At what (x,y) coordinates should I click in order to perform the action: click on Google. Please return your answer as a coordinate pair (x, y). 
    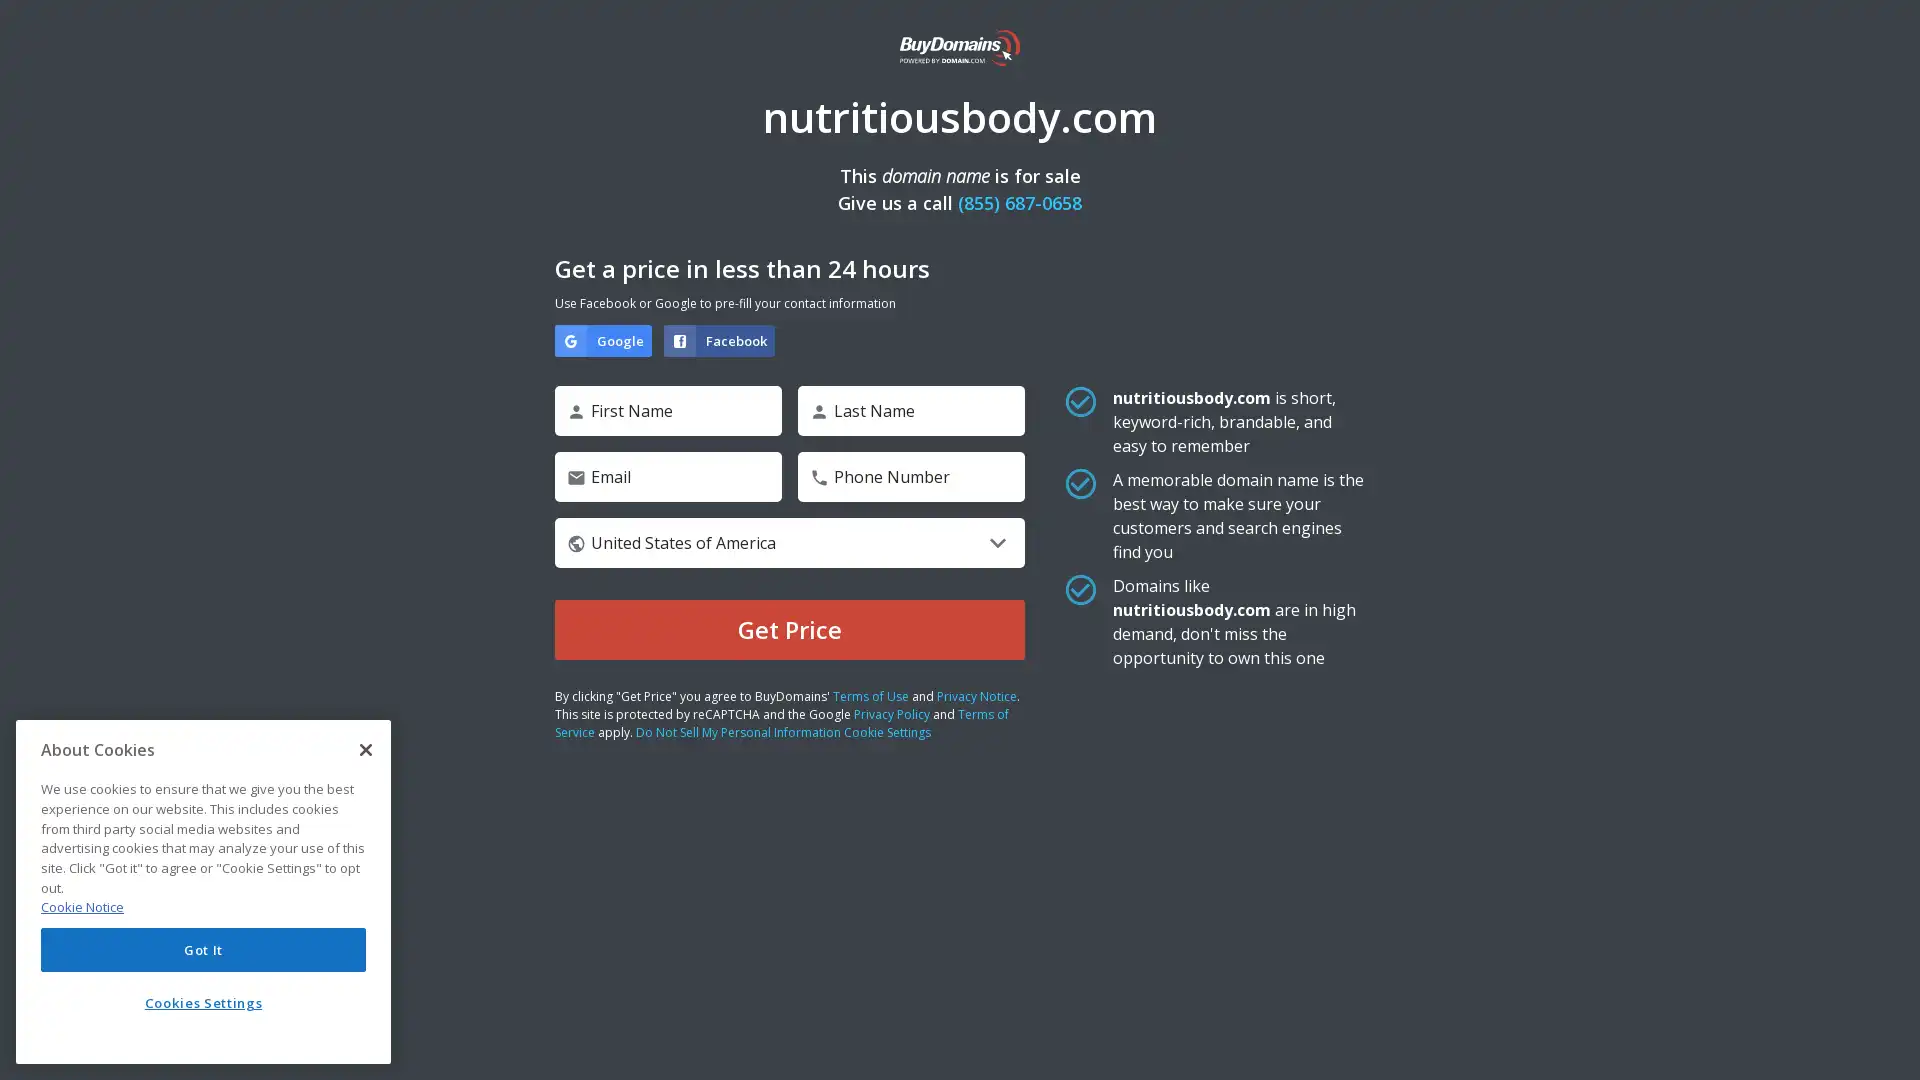
    Looking at the image, I should click on (602, 339).